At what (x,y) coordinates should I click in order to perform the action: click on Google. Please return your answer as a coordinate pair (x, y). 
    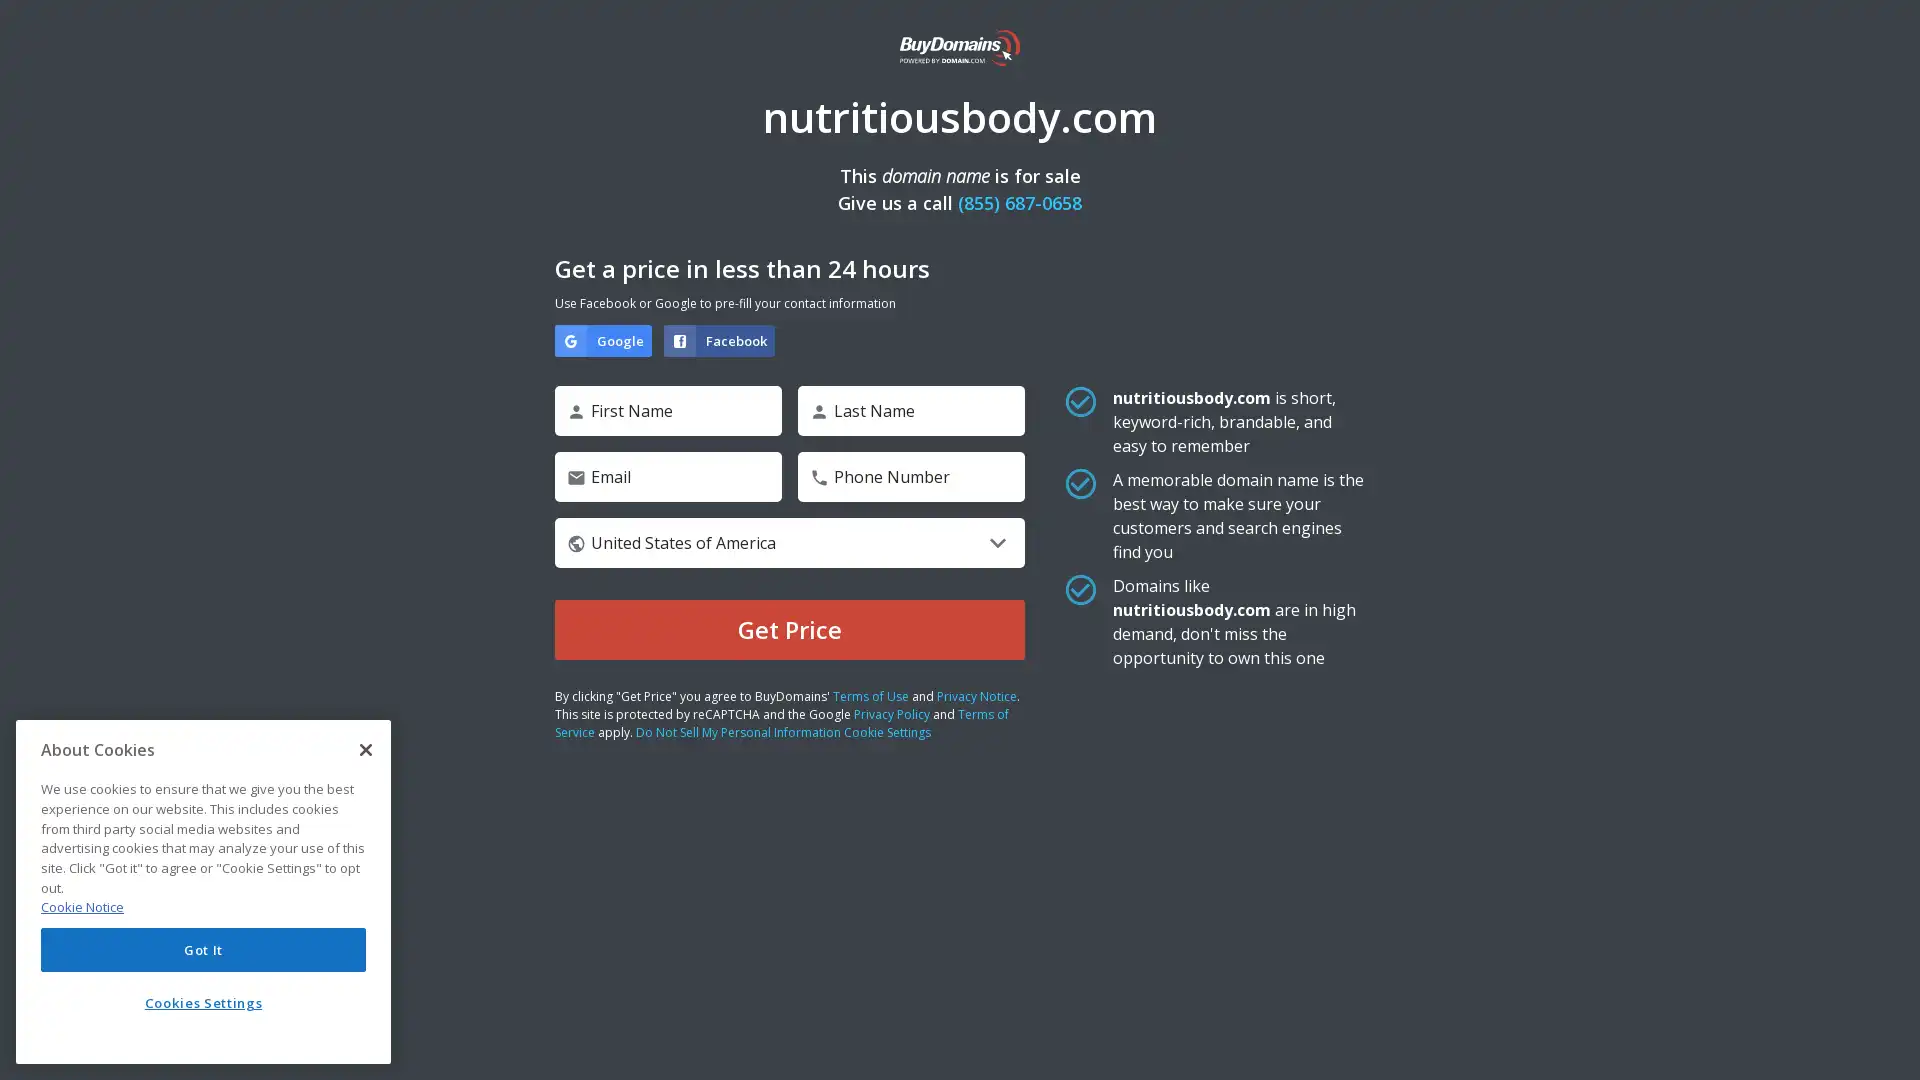
    Looking at the image, I should click on (602, 339).